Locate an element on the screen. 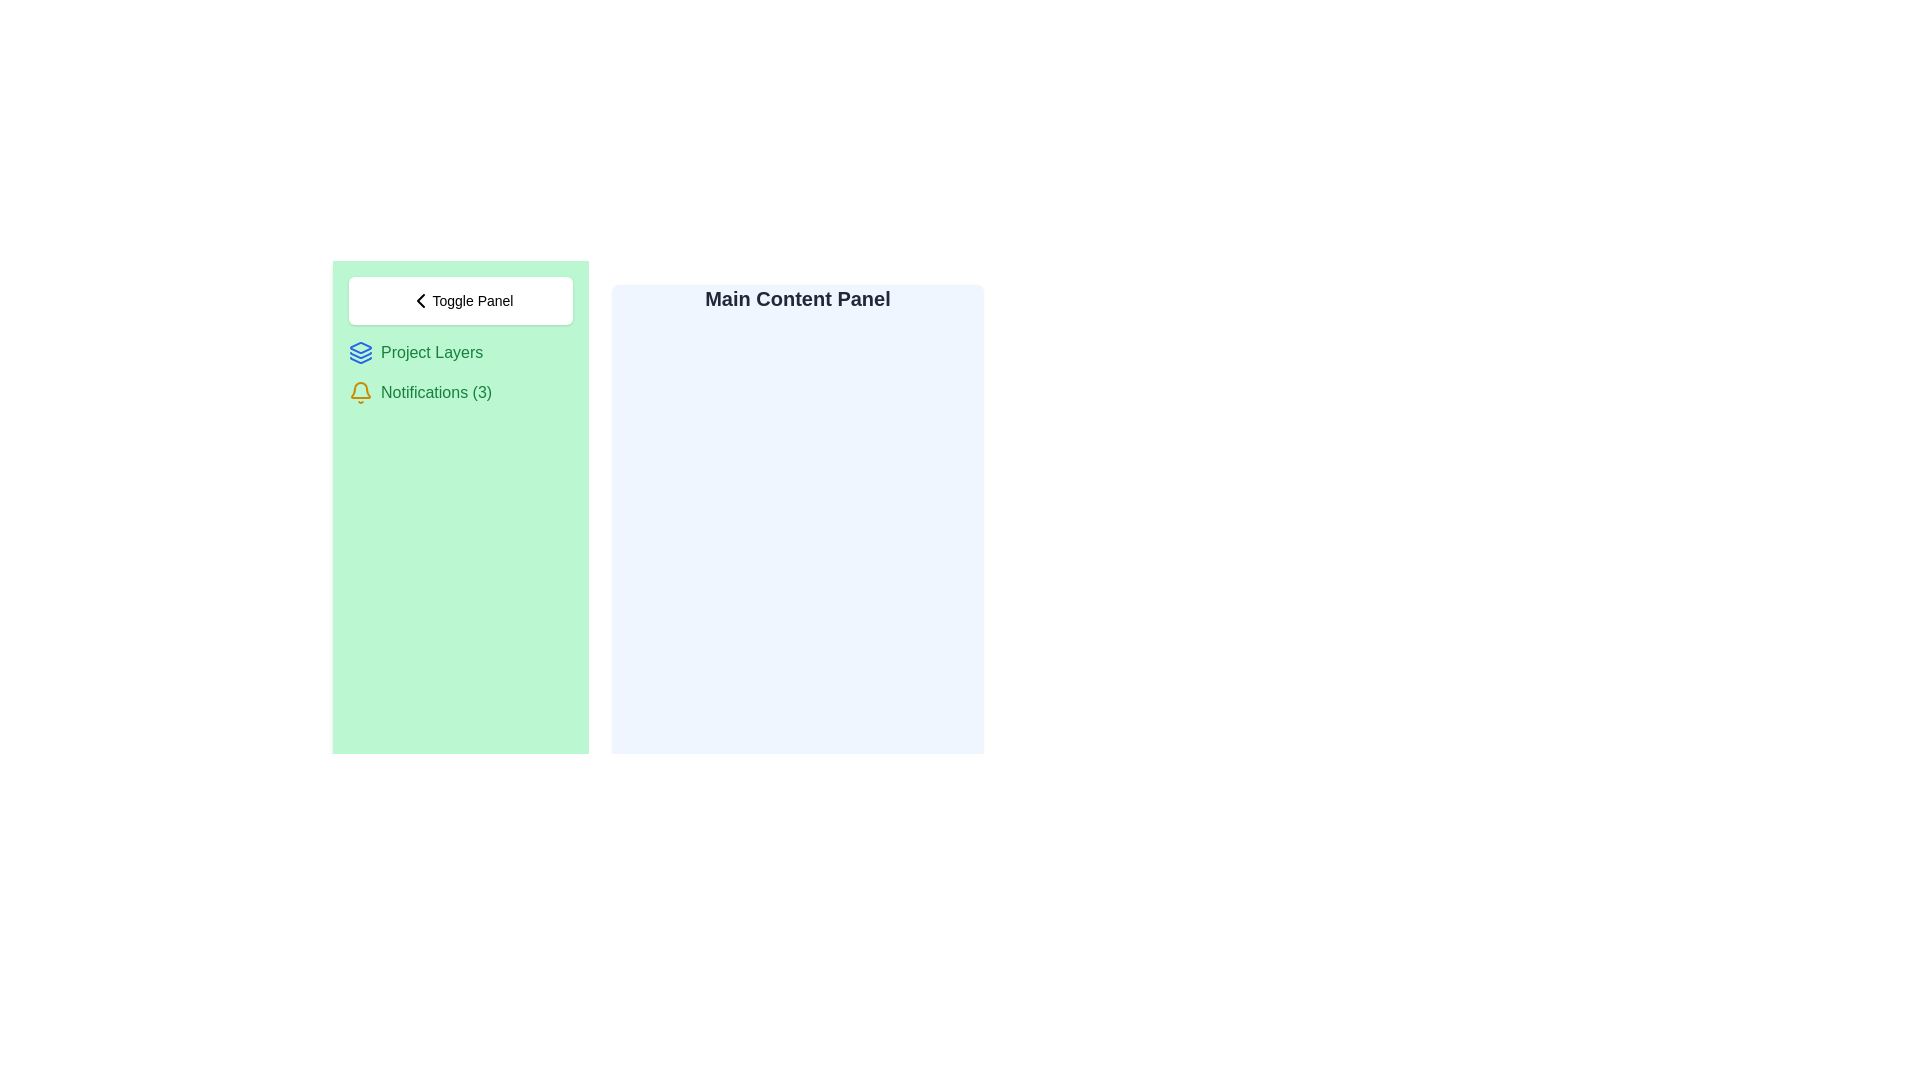 The height and width of the screenshot is (1080, 1920). the first menu item in the vertical menu on the left-hand side of the interface is located at coordinates (459, 352).